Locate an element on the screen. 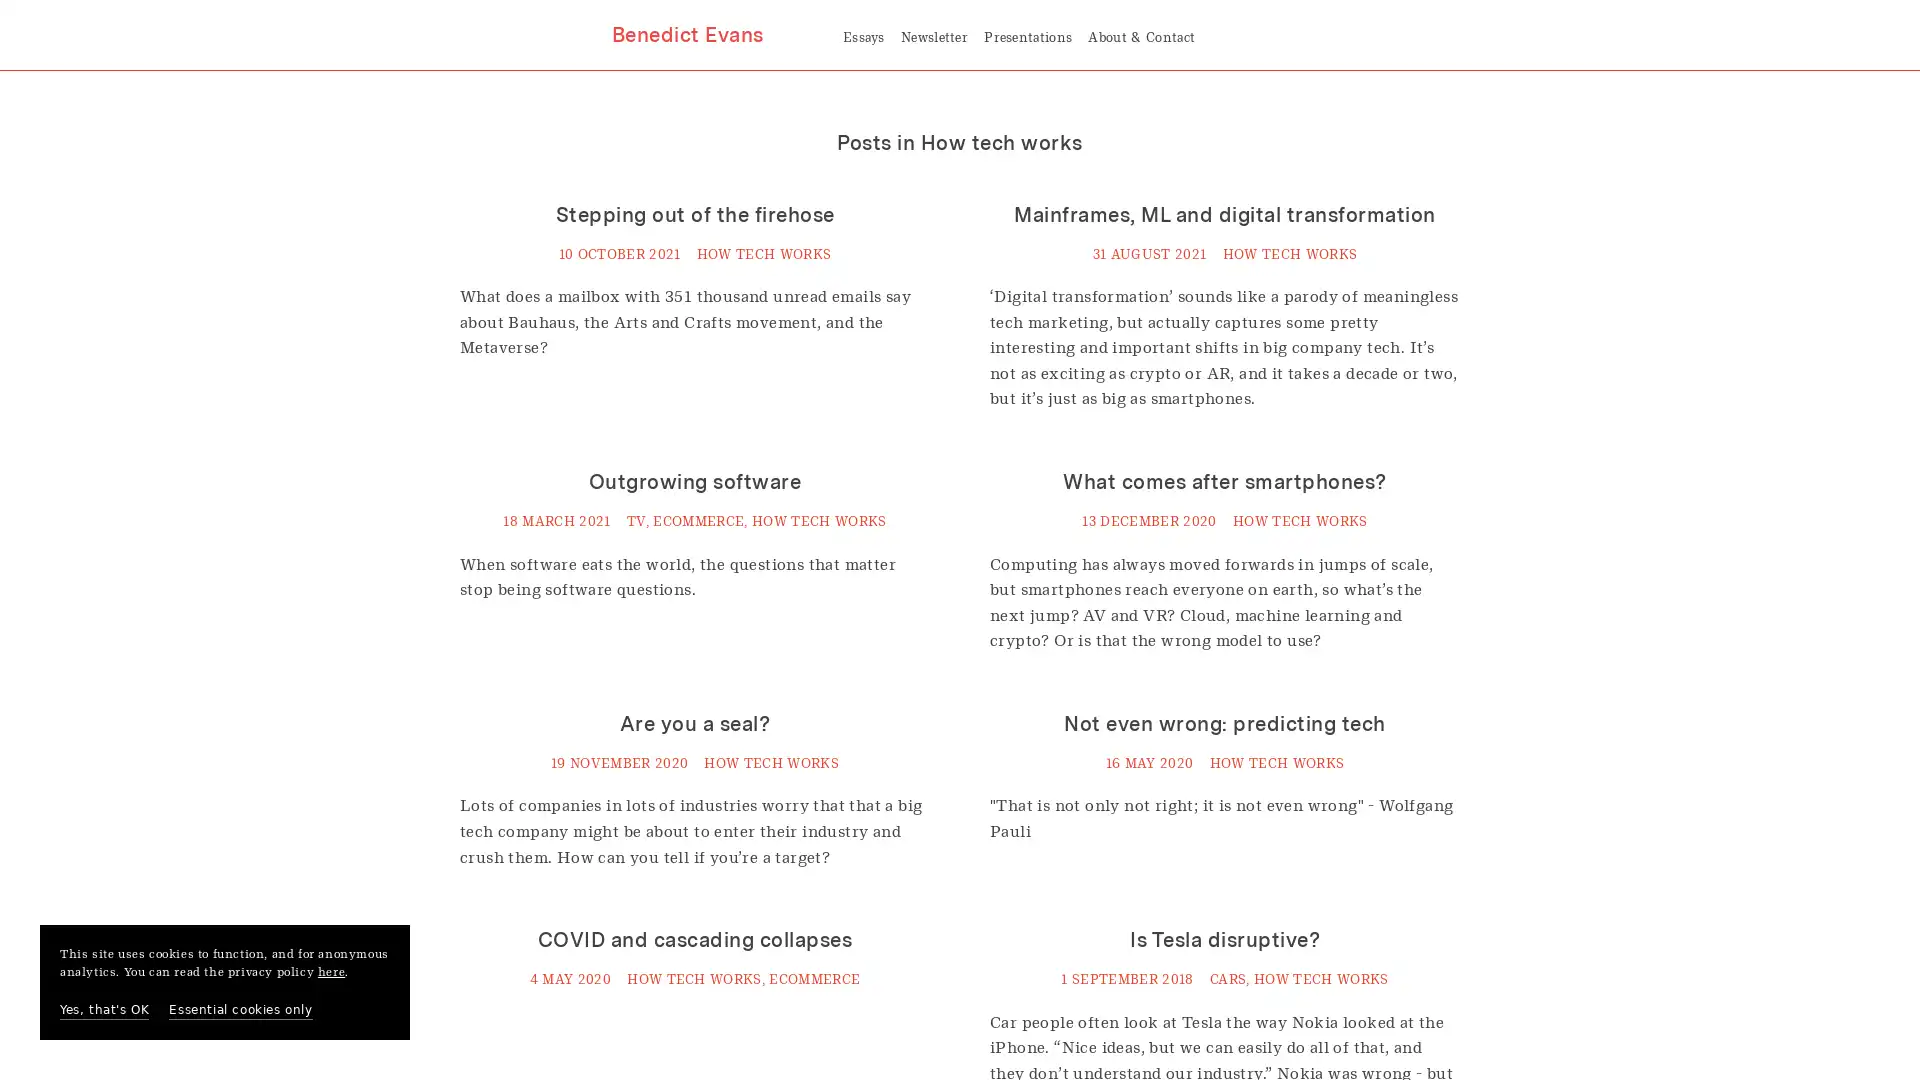 The width and height of the screenshot is (1920, 1080). Essential cookies only is located at coordinates (240, 1010).